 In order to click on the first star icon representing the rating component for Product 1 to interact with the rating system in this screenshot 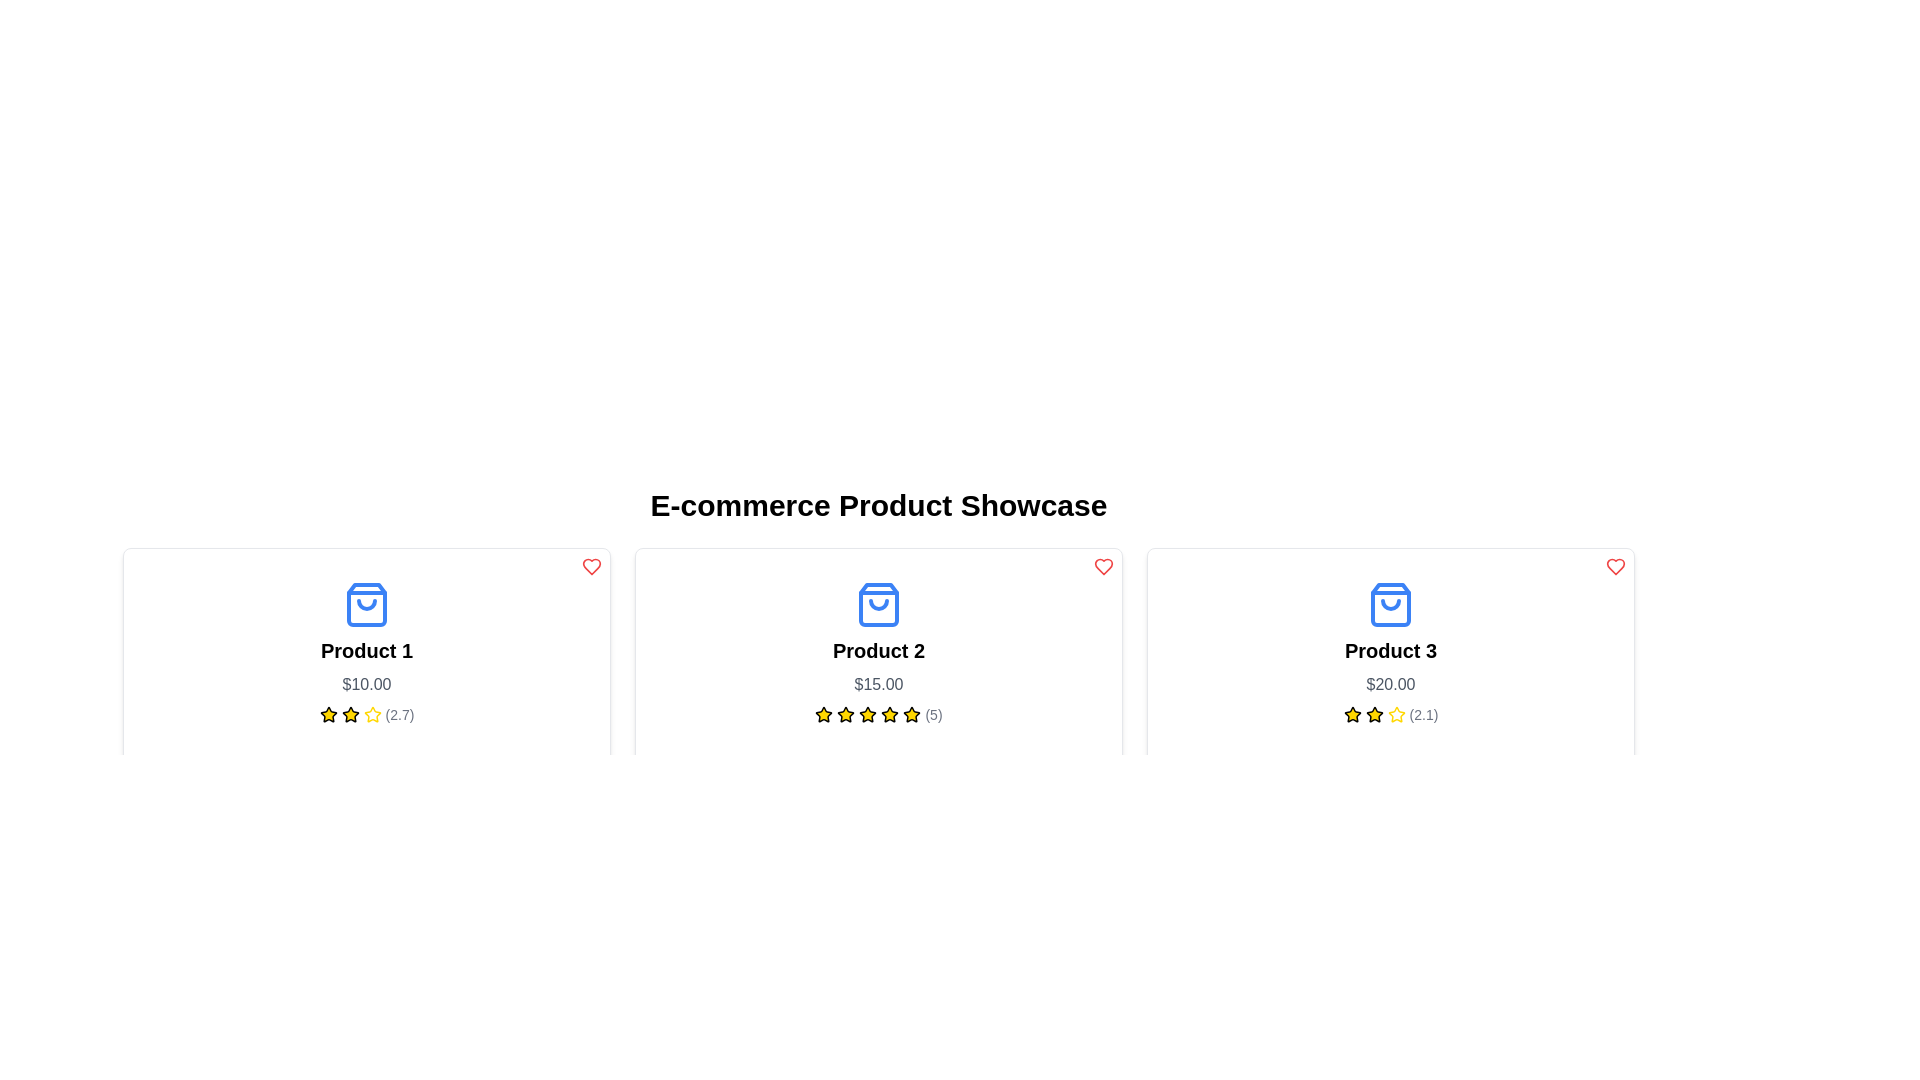, I will do `click(328, 713)`.